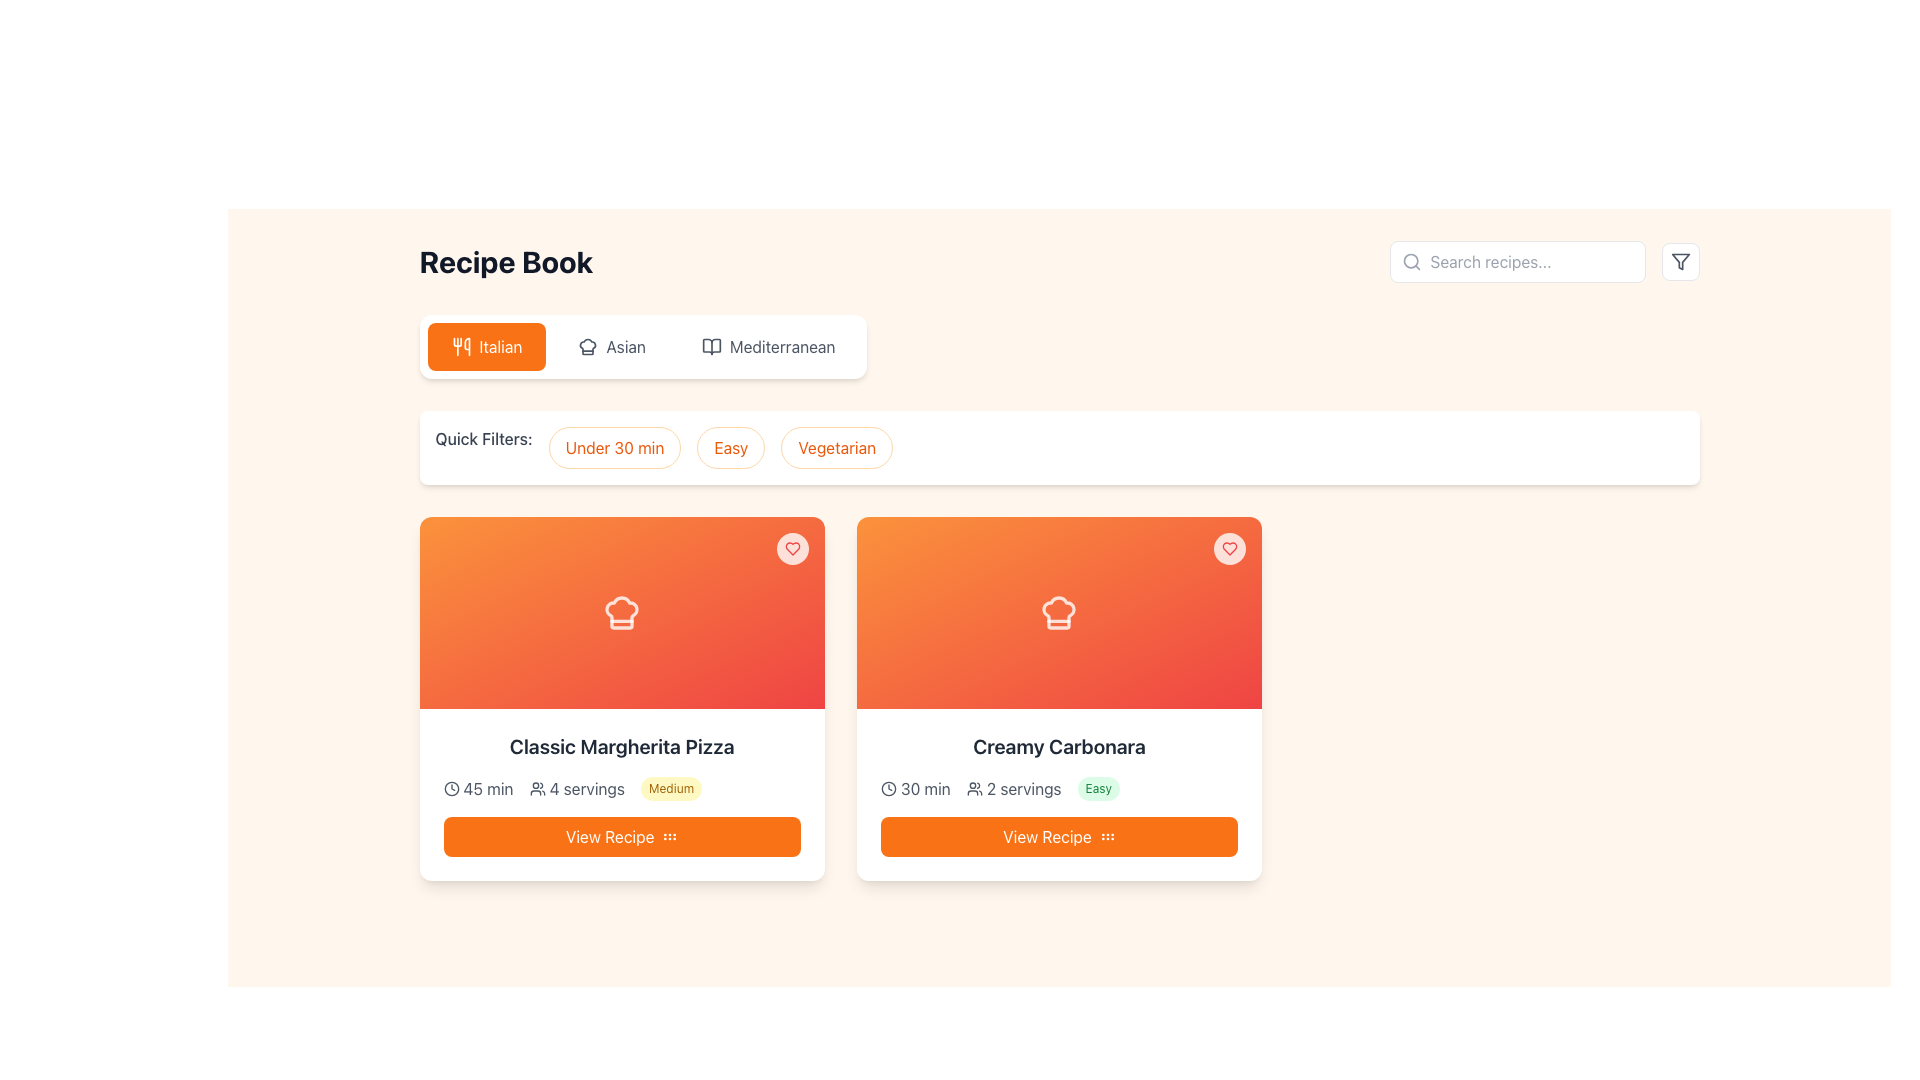  Describe the element at coordinates (781, 346) in the screenshot. I see `the Mediterranean cuisine label` at that location.